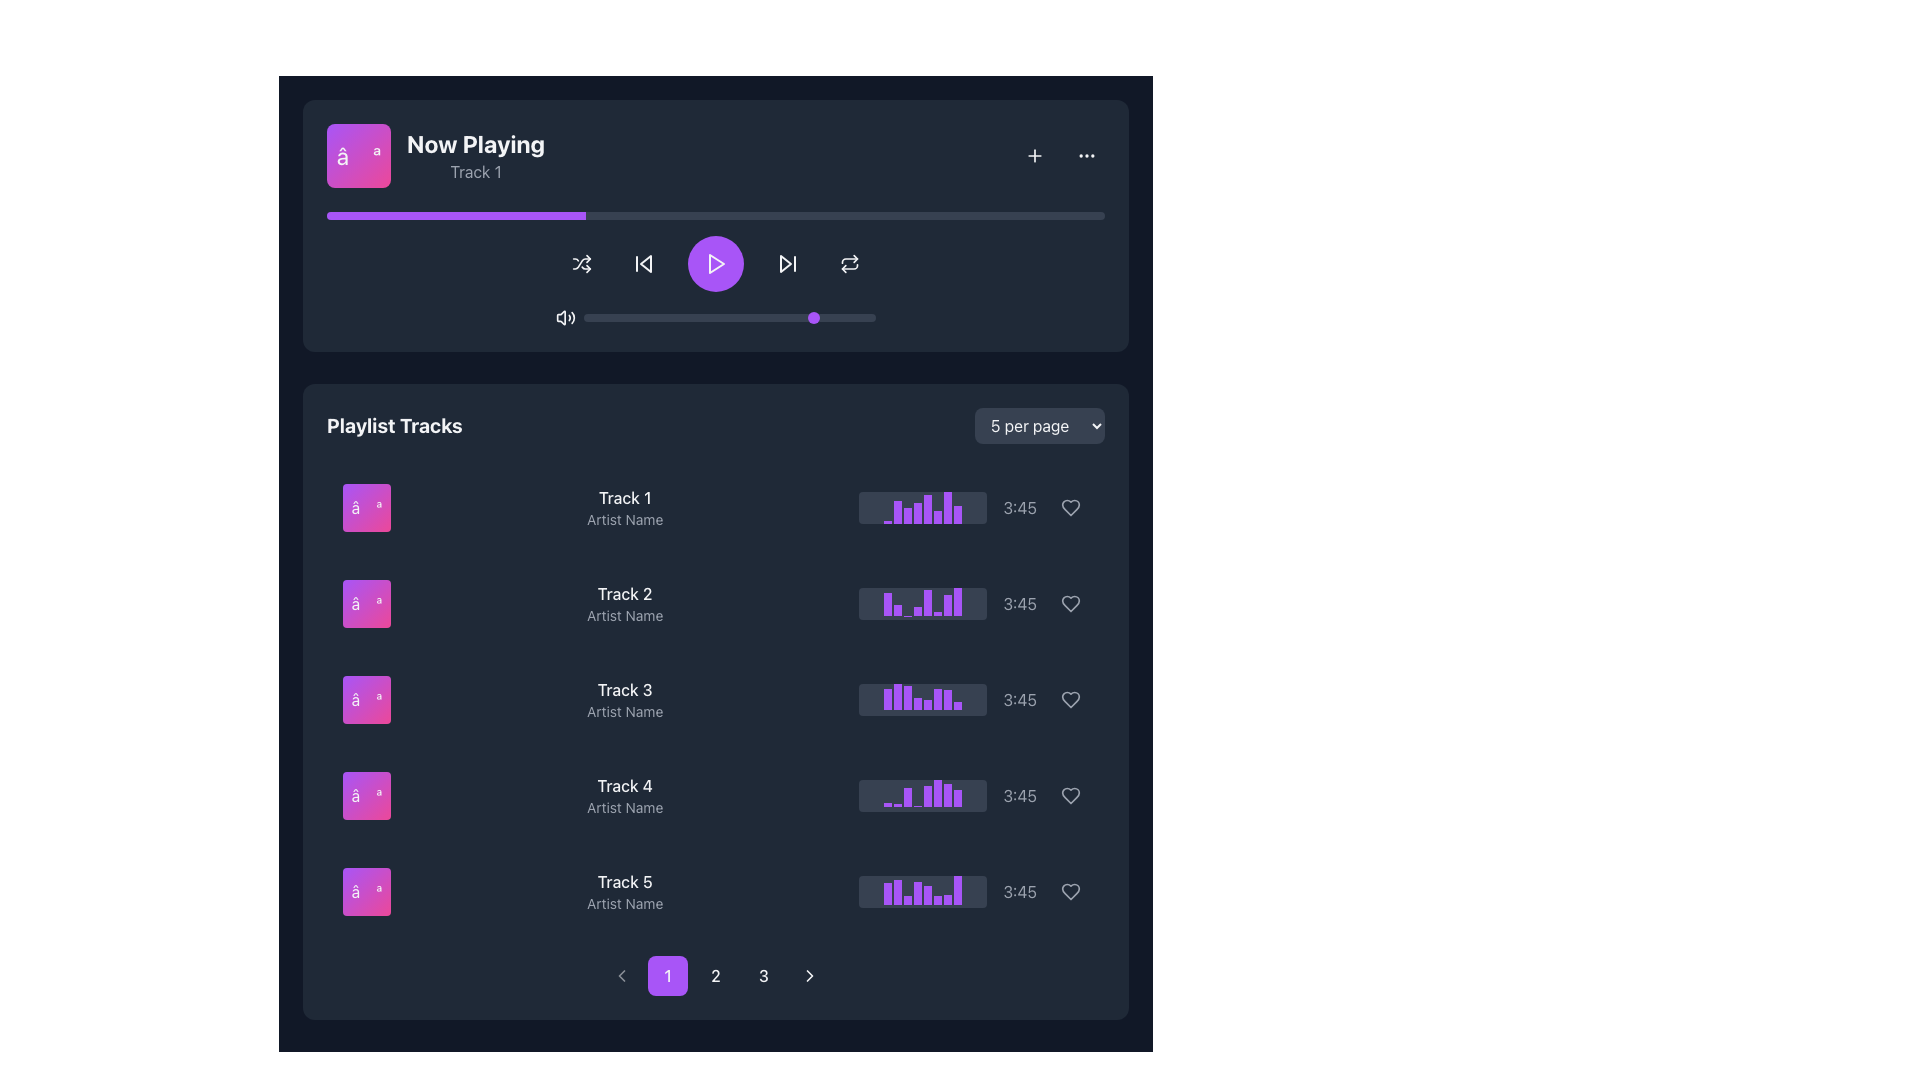  I want to click on the plus icon button located in the top-right corner of the 'Now Playing' section, so click(1035, 154).